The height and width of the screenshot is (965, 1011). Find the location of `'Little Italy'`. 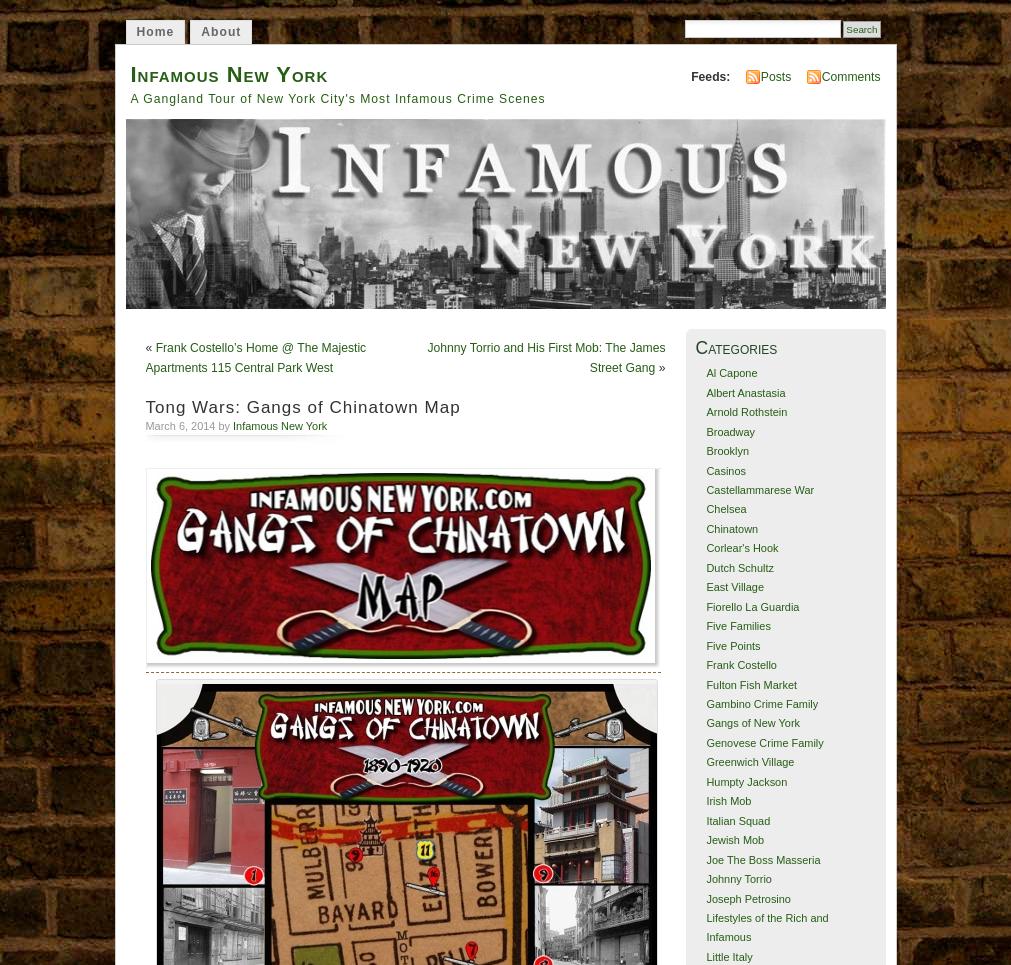

'Little Italy' is located at coordinates (704, 956).